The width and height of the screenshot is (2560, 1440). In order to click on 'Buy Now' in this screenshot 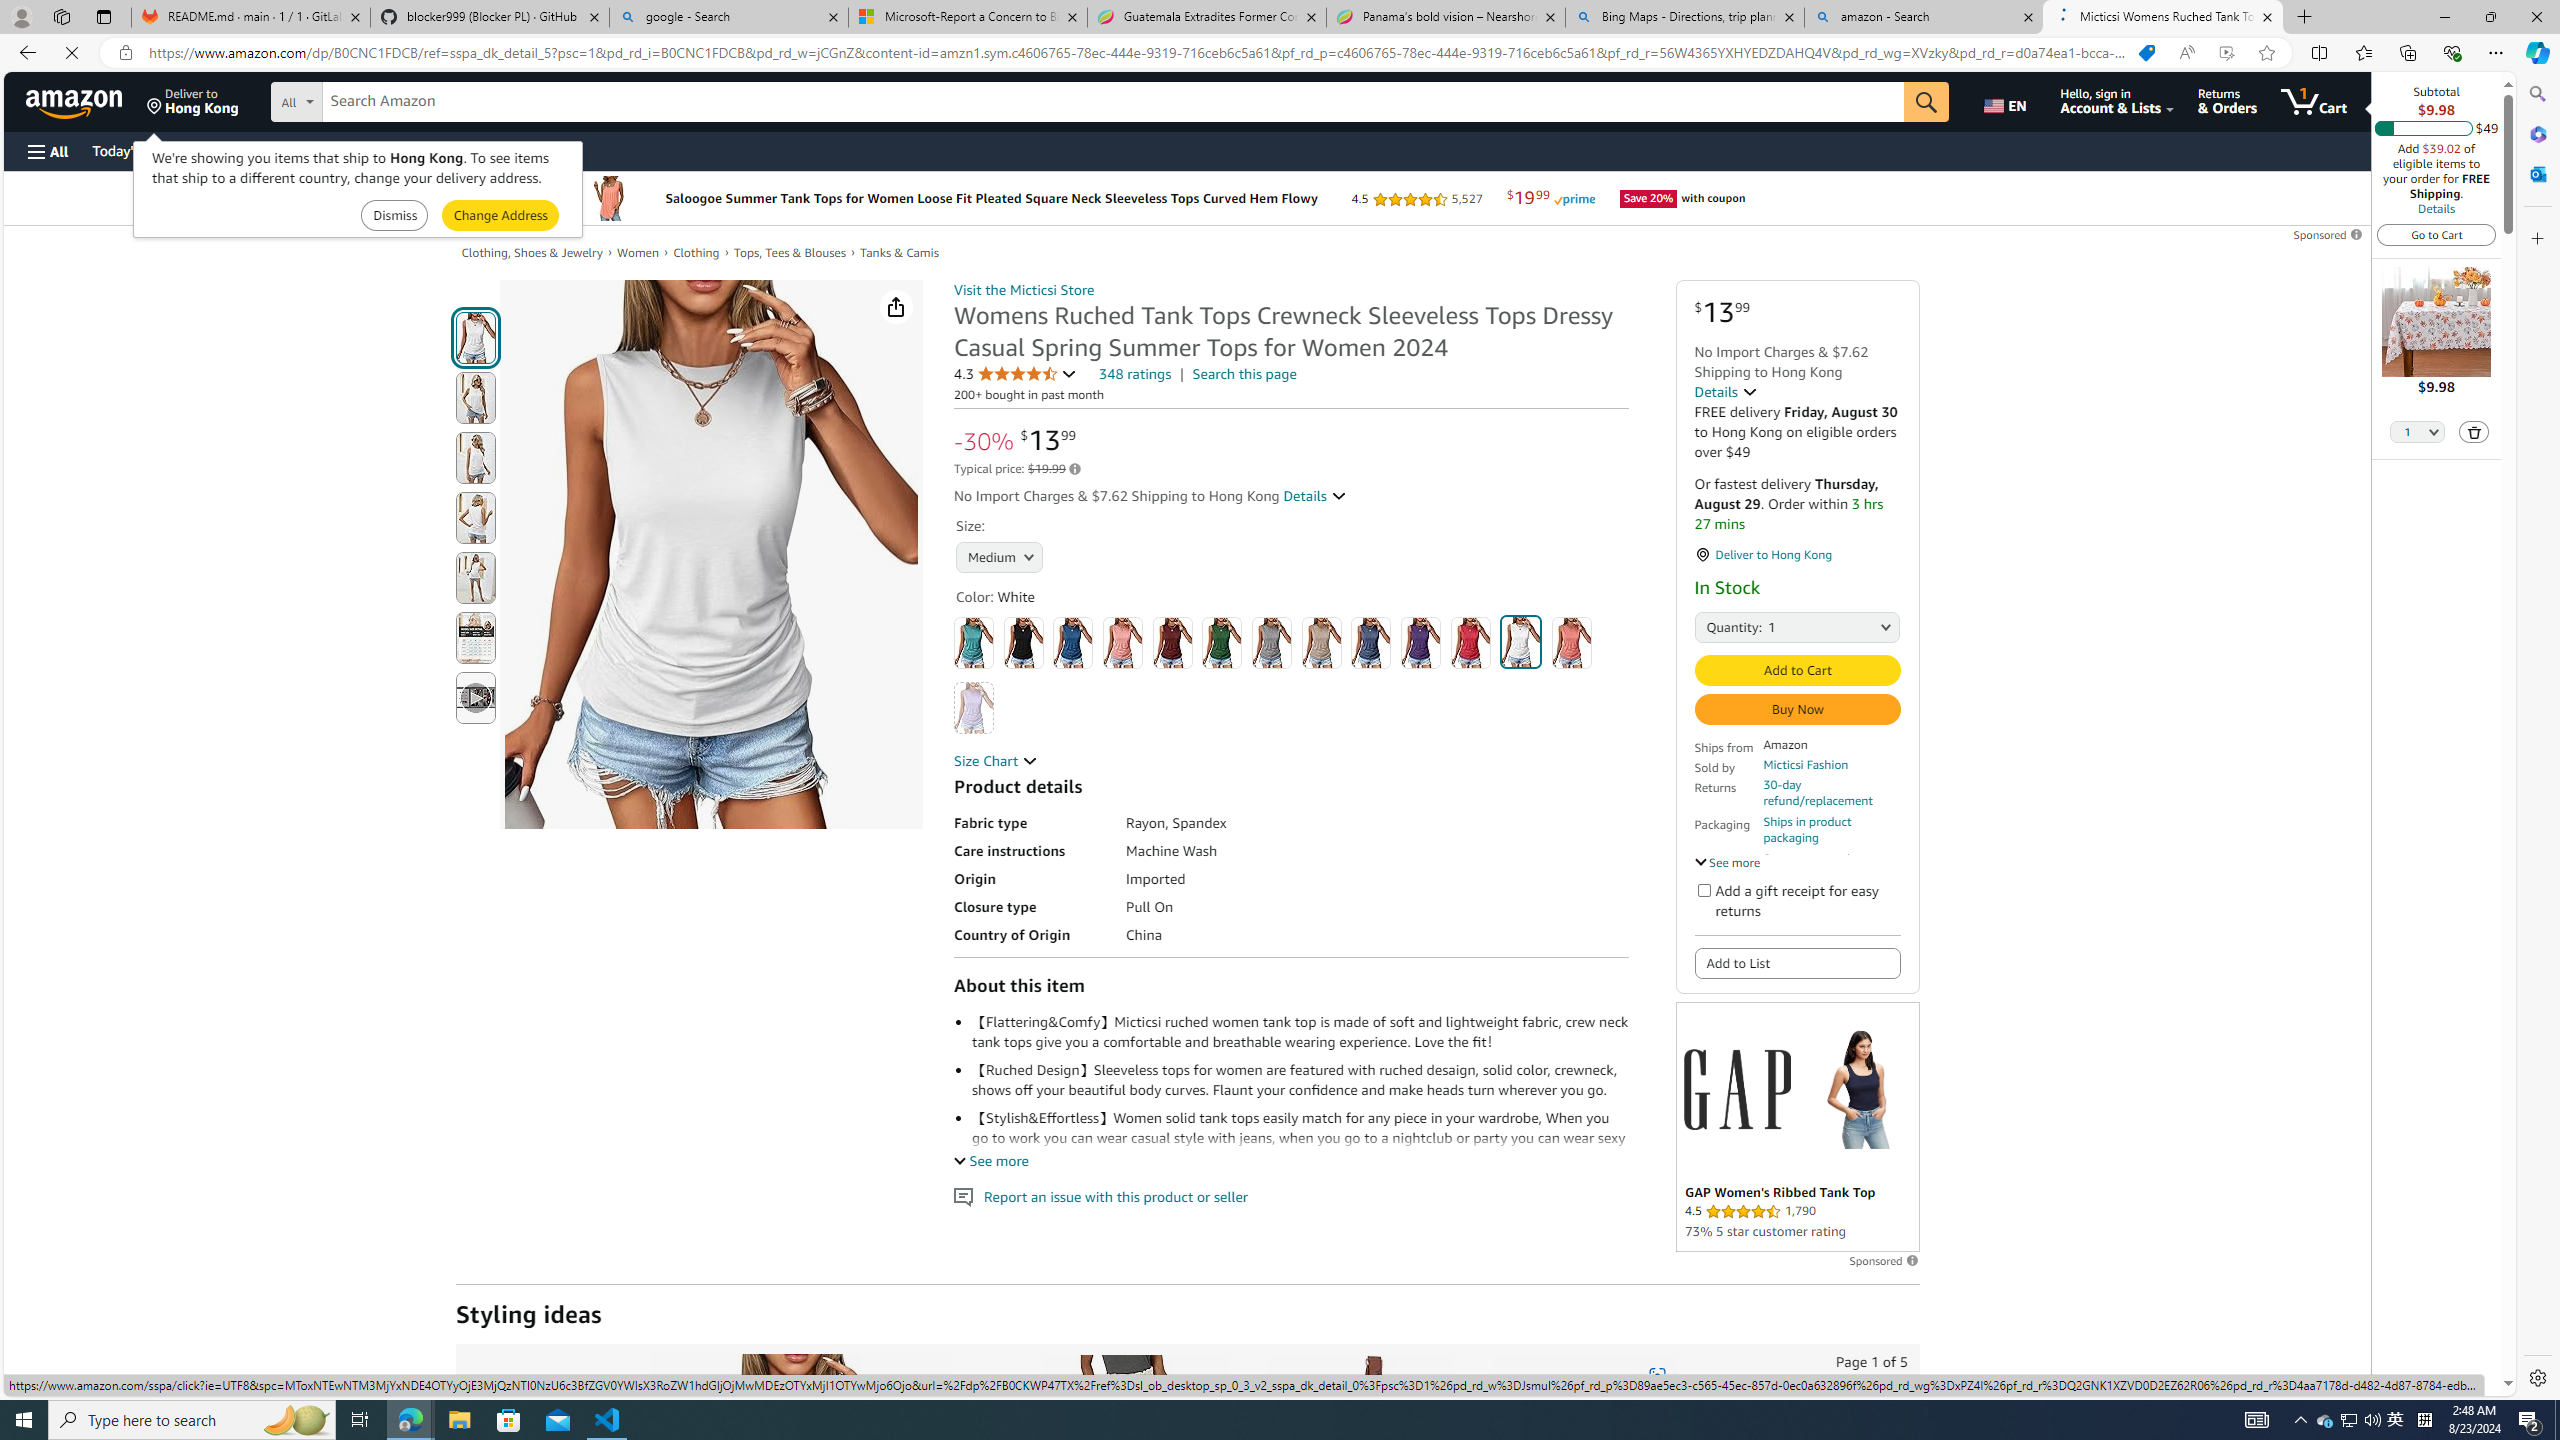, I will do `click(1797, 708)`.